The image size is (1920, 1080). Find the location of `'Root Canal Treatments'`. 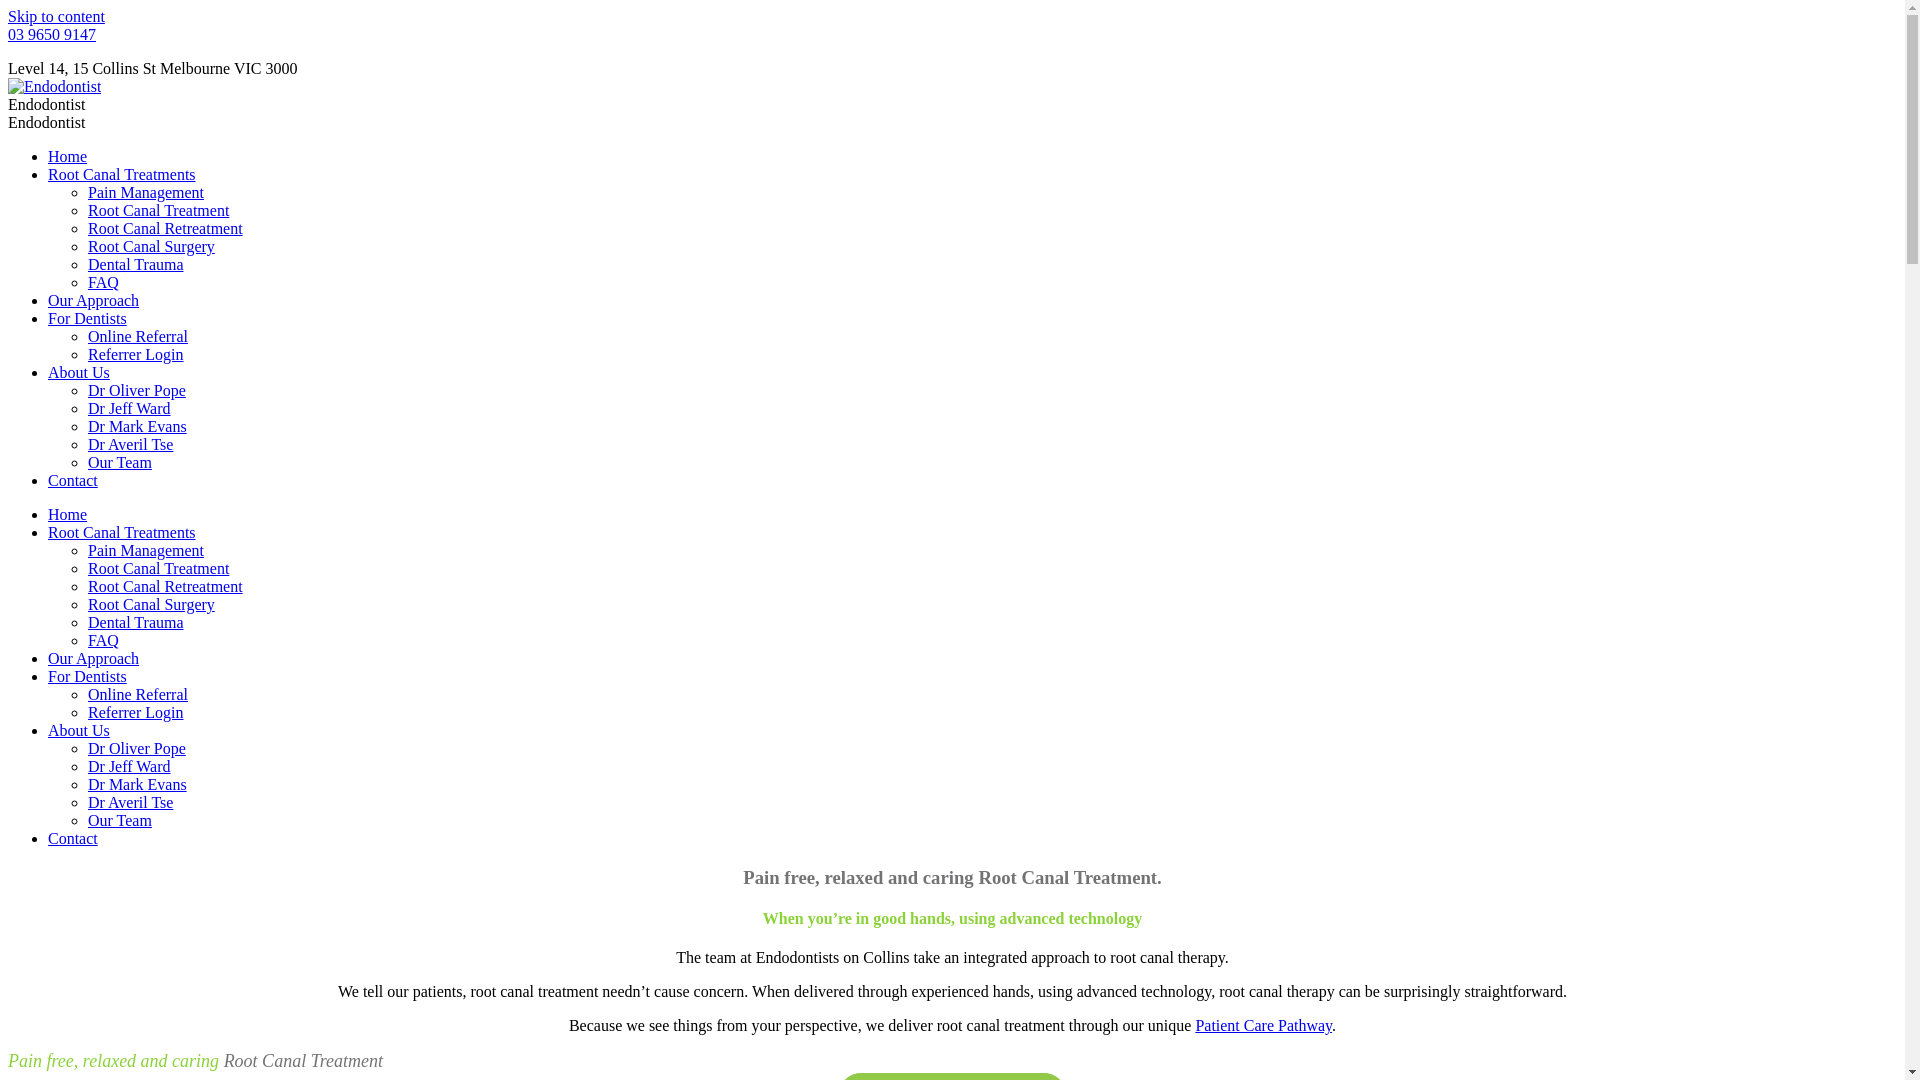

'Root Canal Treatments' is located at coordinates (120, 173).